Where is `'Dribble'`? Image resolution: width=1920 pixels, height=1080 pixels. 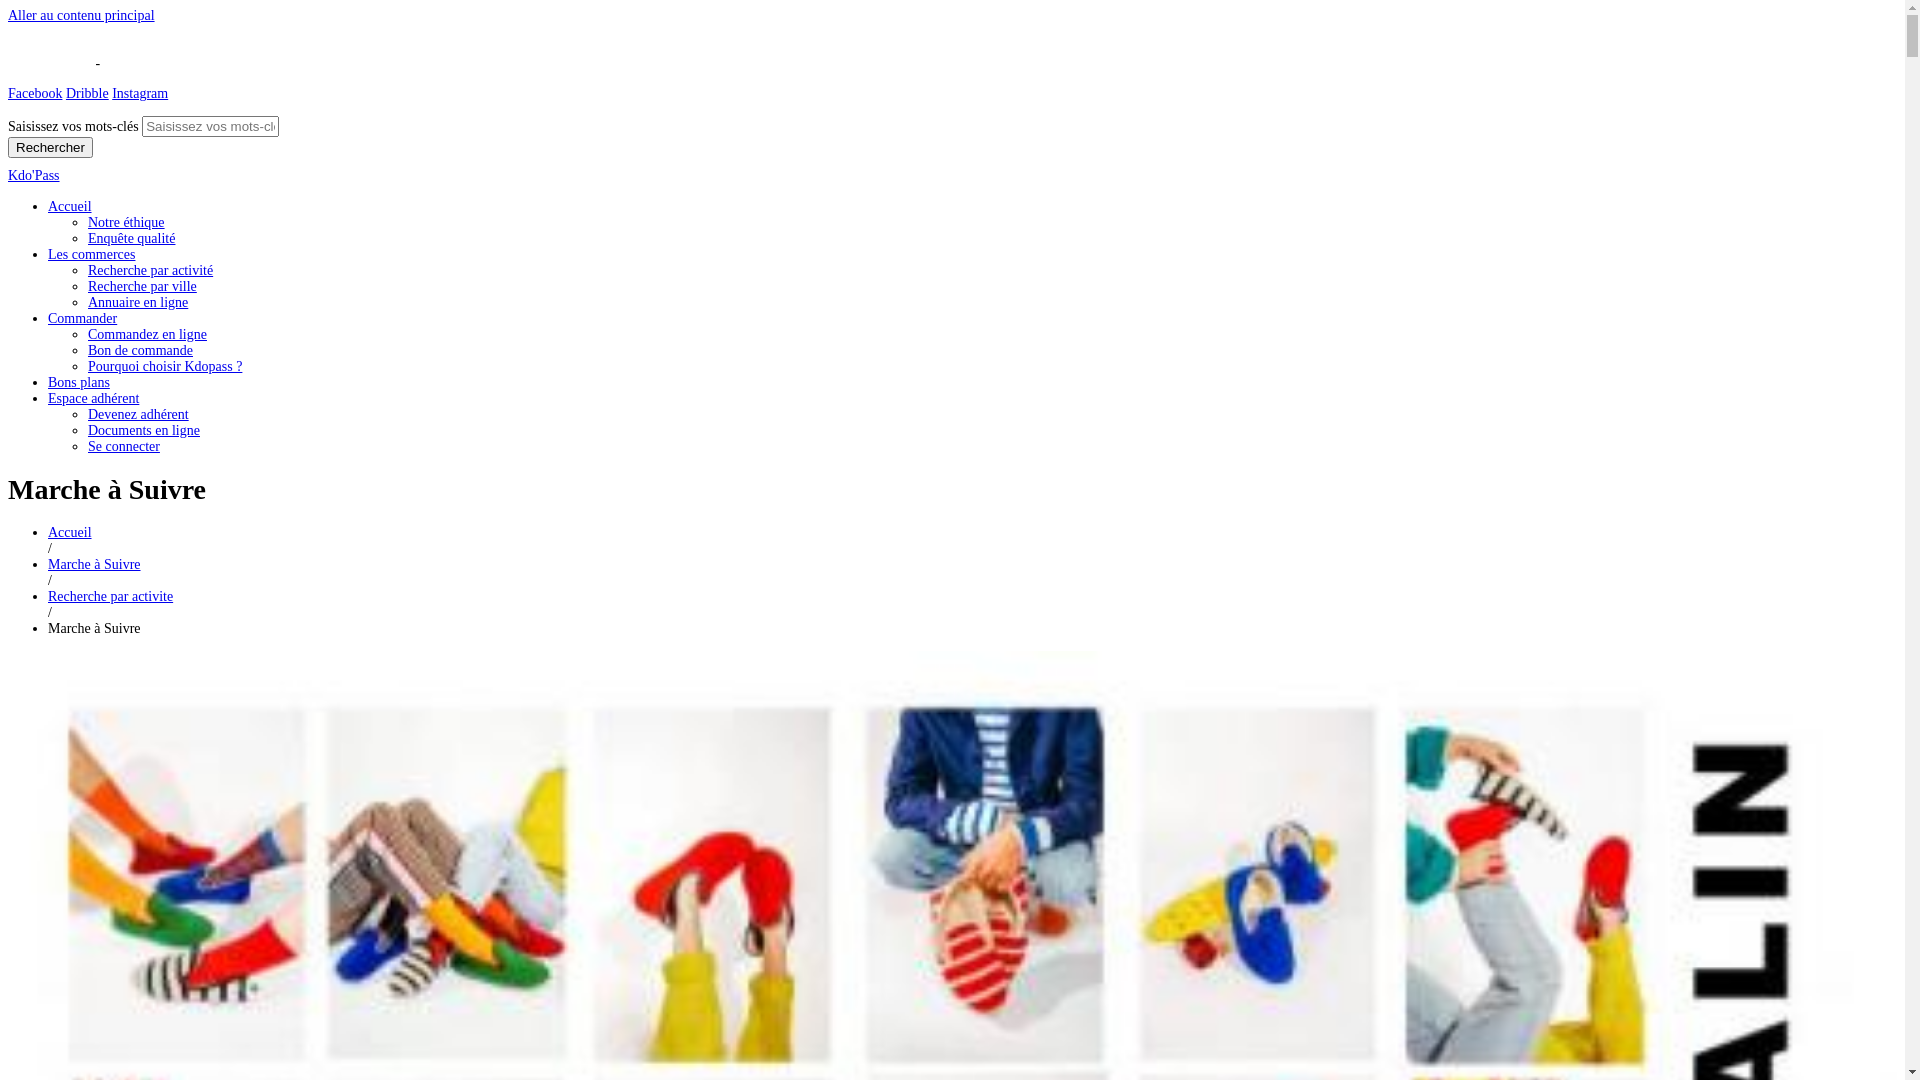 'Dribble' is located at coordinates (66, 93).